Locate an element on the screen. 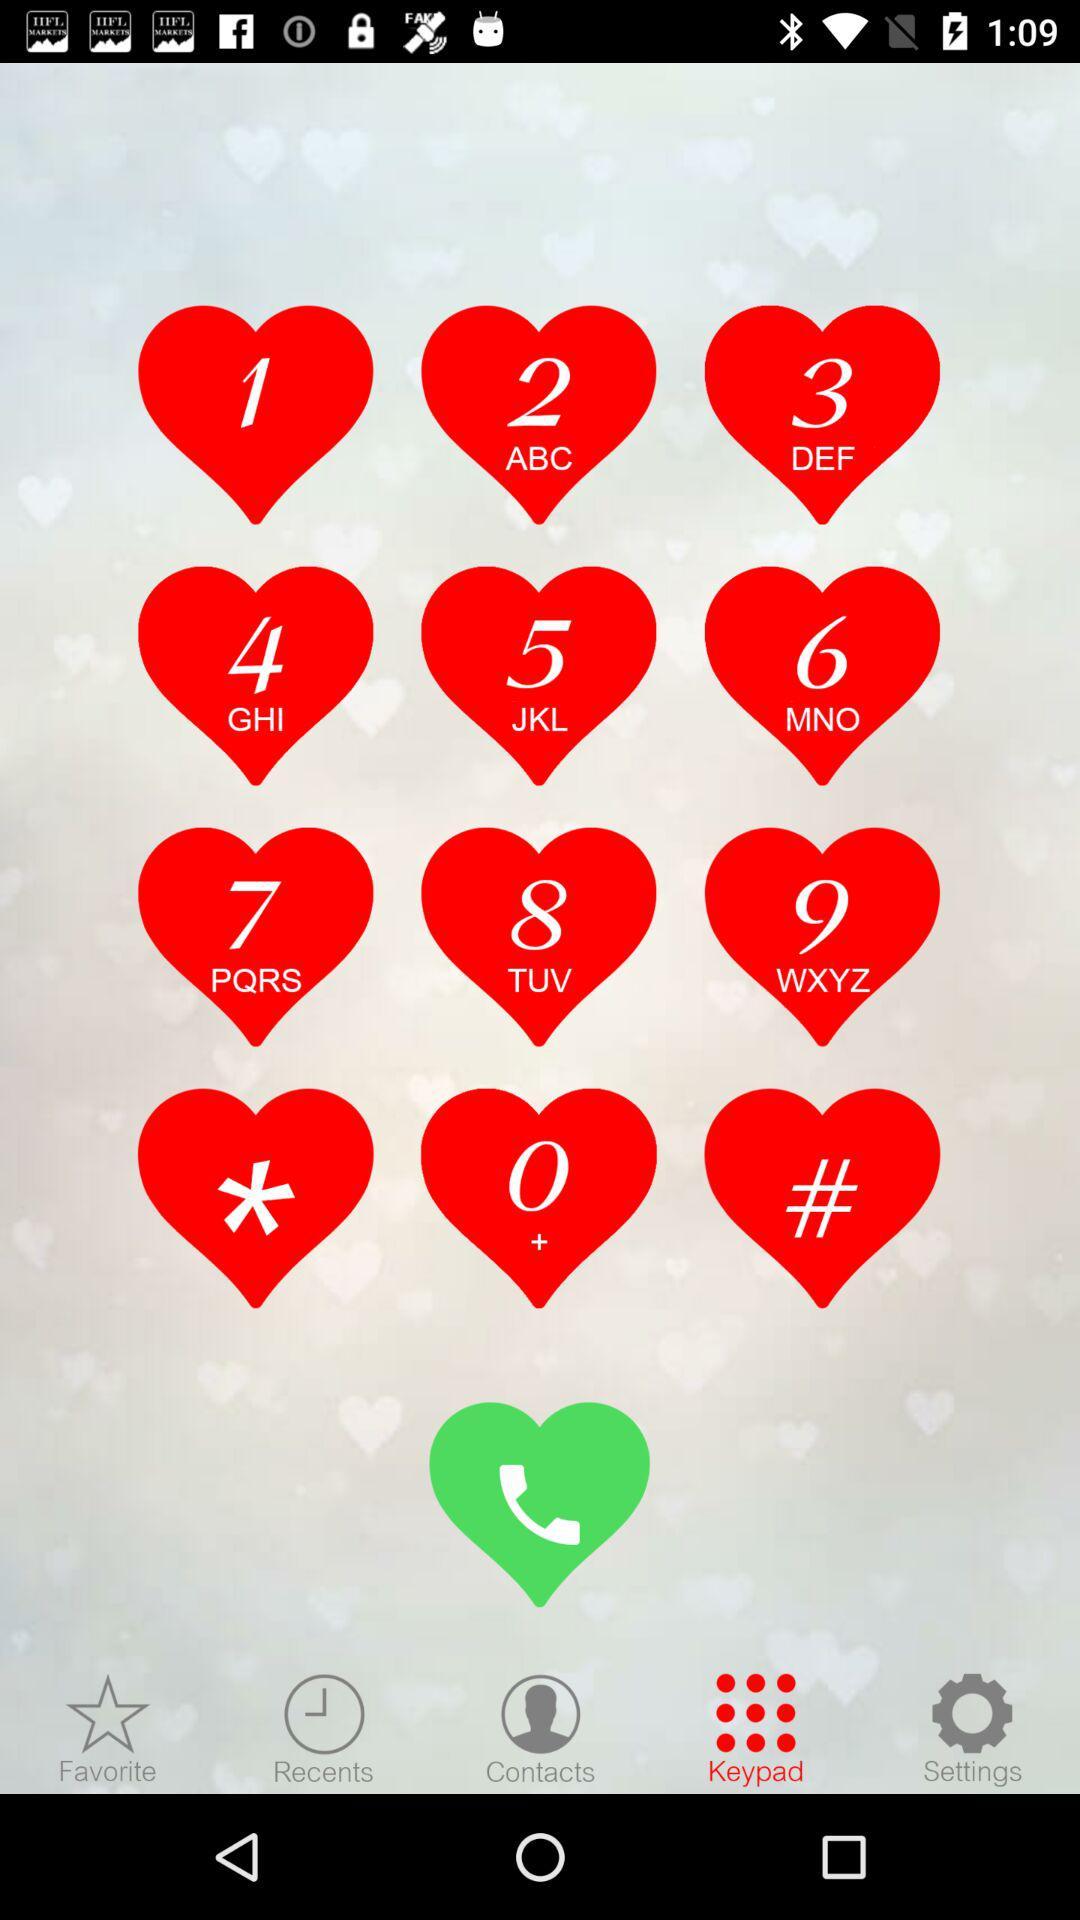 The height and width of the screenshot is (1920, 1080). novedosa pantalla de corazones is located at coordinates (108, 1728).